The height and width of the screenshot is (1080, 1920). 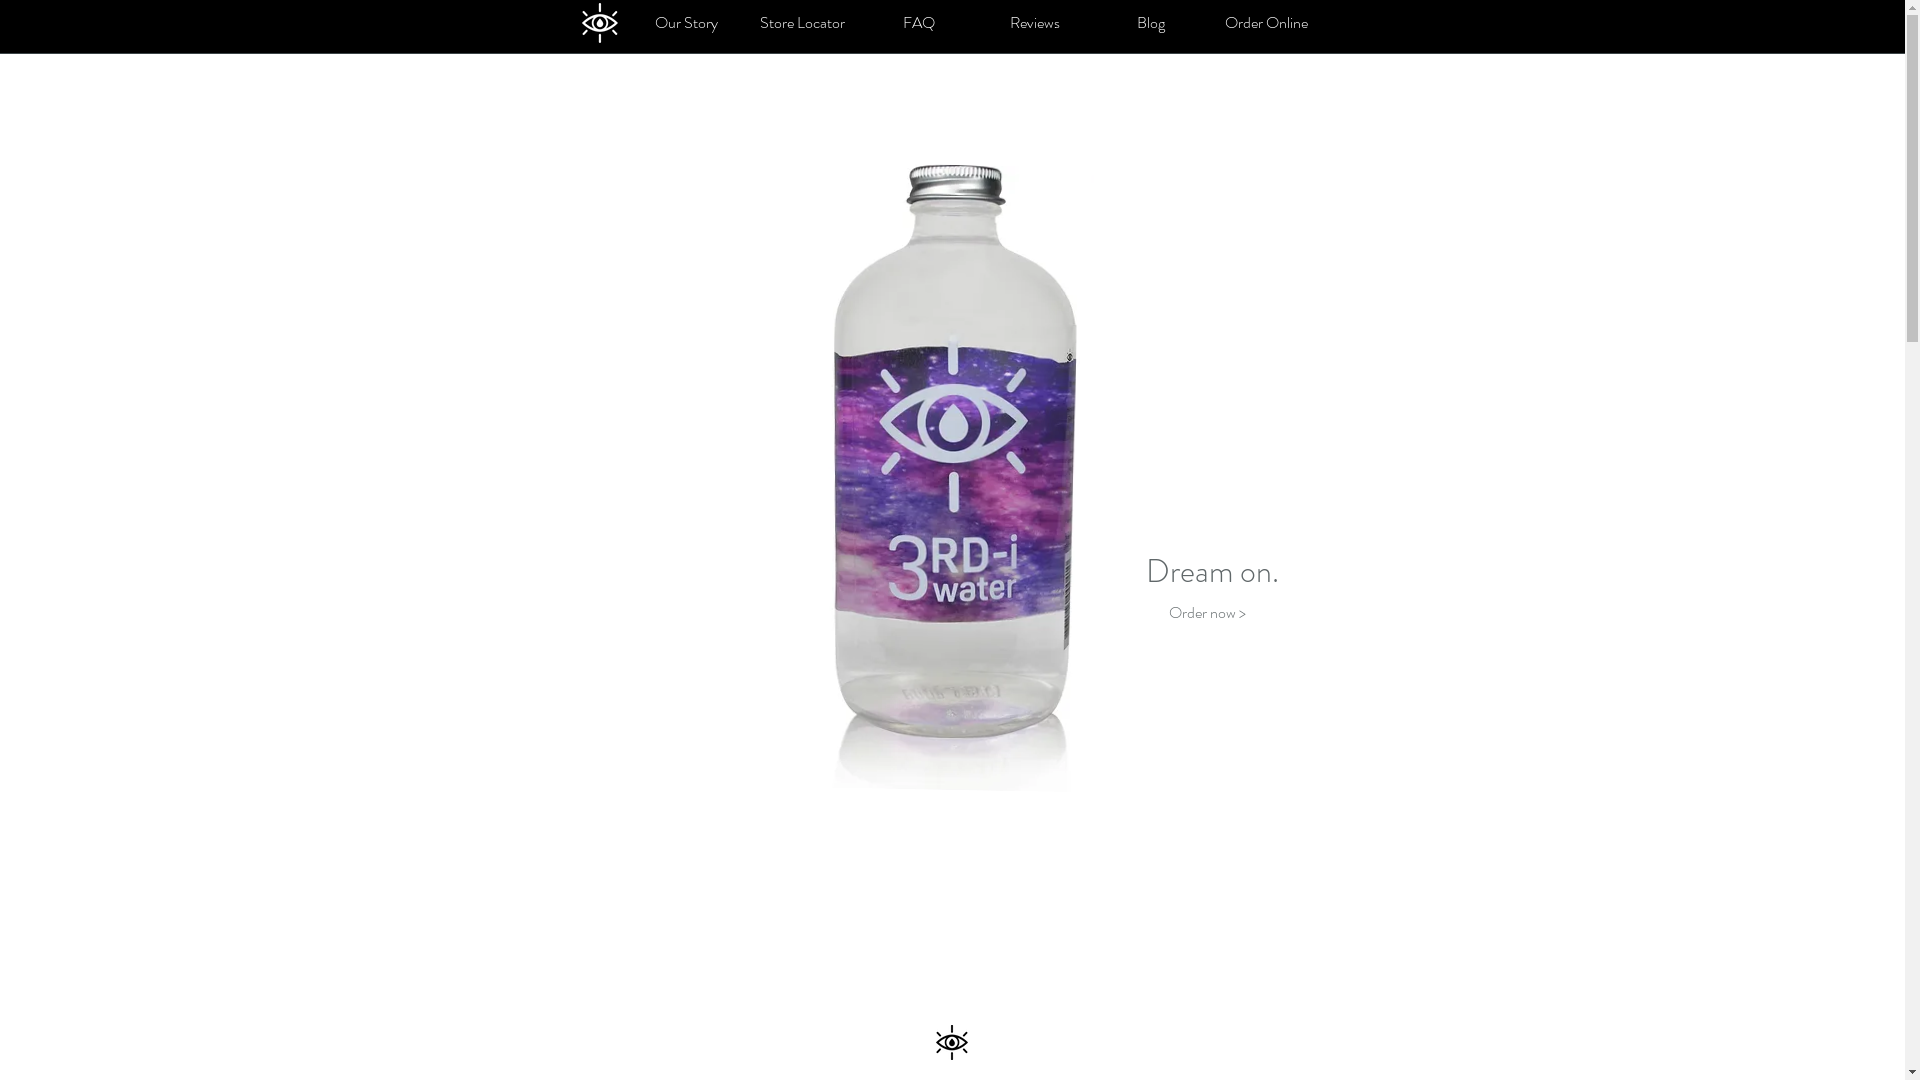 I want to click on 'Store Locator', so click(x=801, y=23).